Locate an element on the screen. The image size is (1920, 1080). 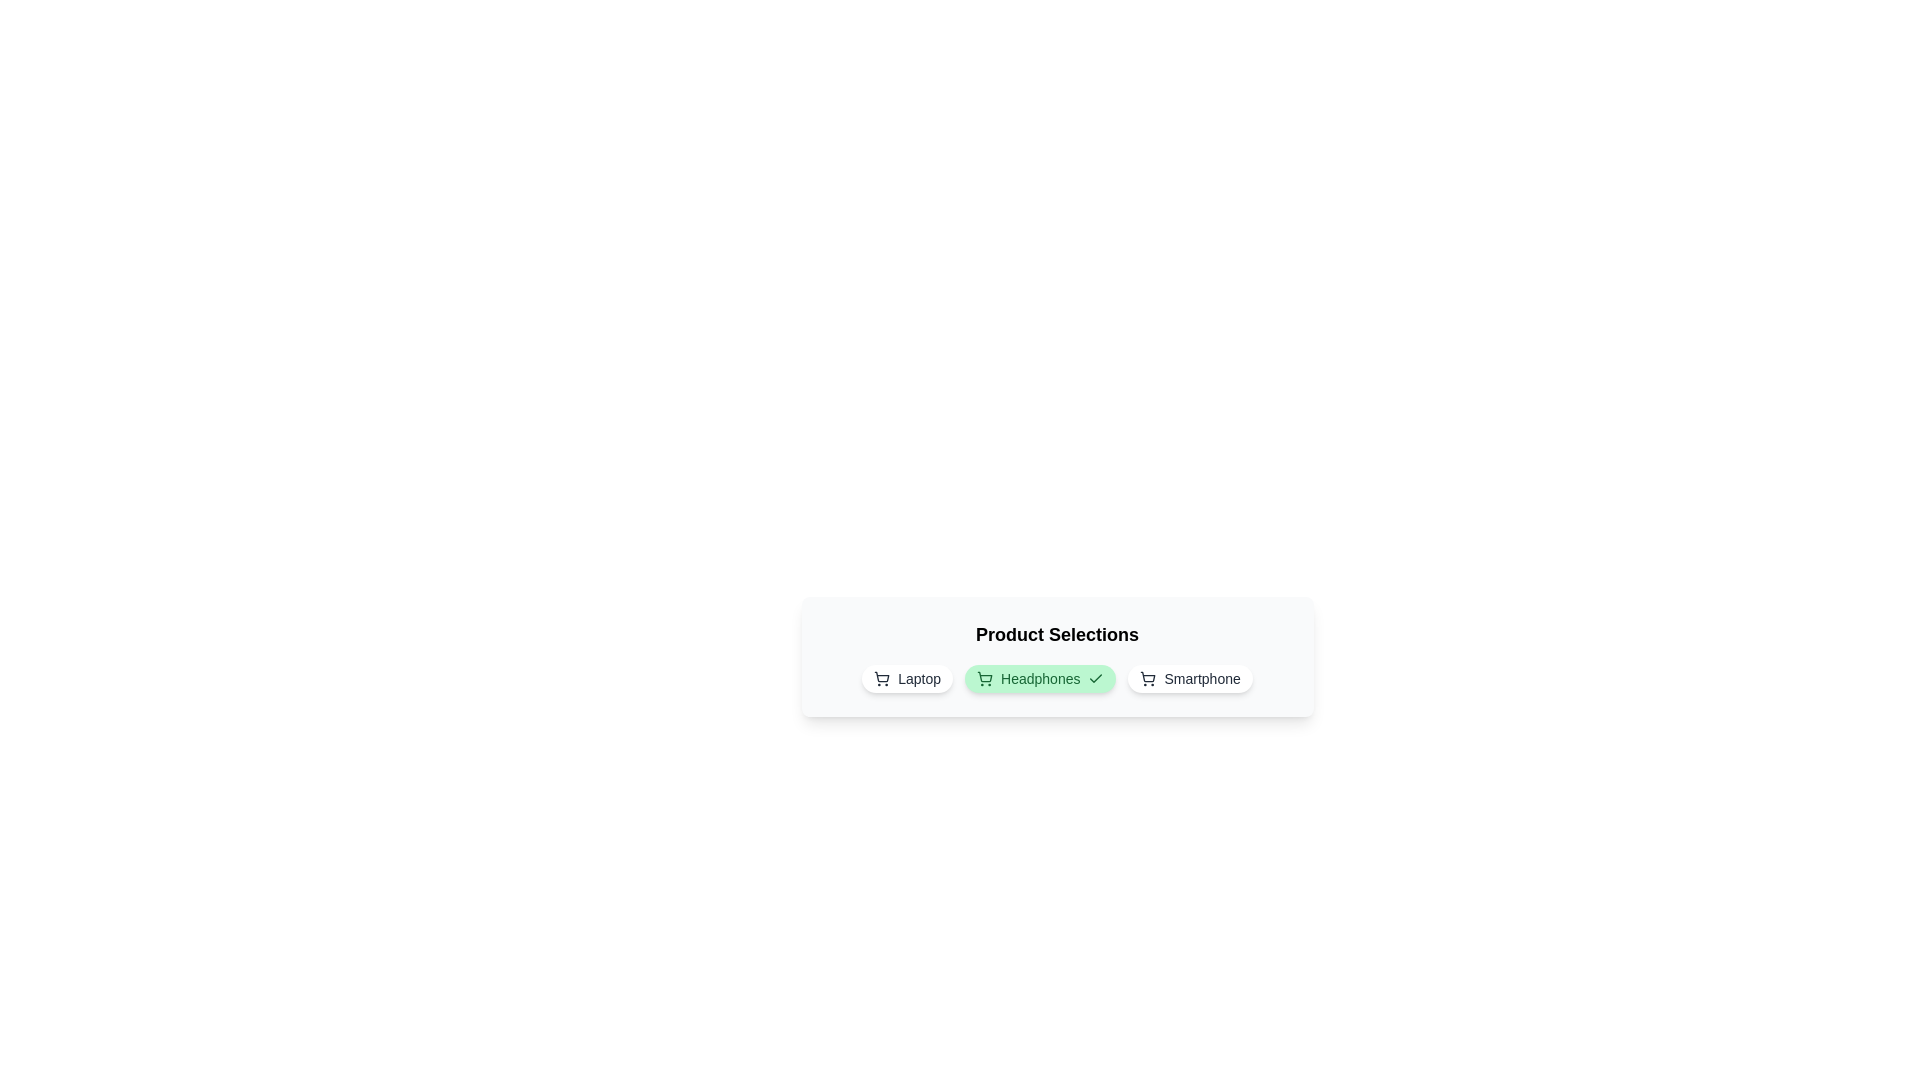
the product chip labeled Laptop is located at coordinates (906, 677).